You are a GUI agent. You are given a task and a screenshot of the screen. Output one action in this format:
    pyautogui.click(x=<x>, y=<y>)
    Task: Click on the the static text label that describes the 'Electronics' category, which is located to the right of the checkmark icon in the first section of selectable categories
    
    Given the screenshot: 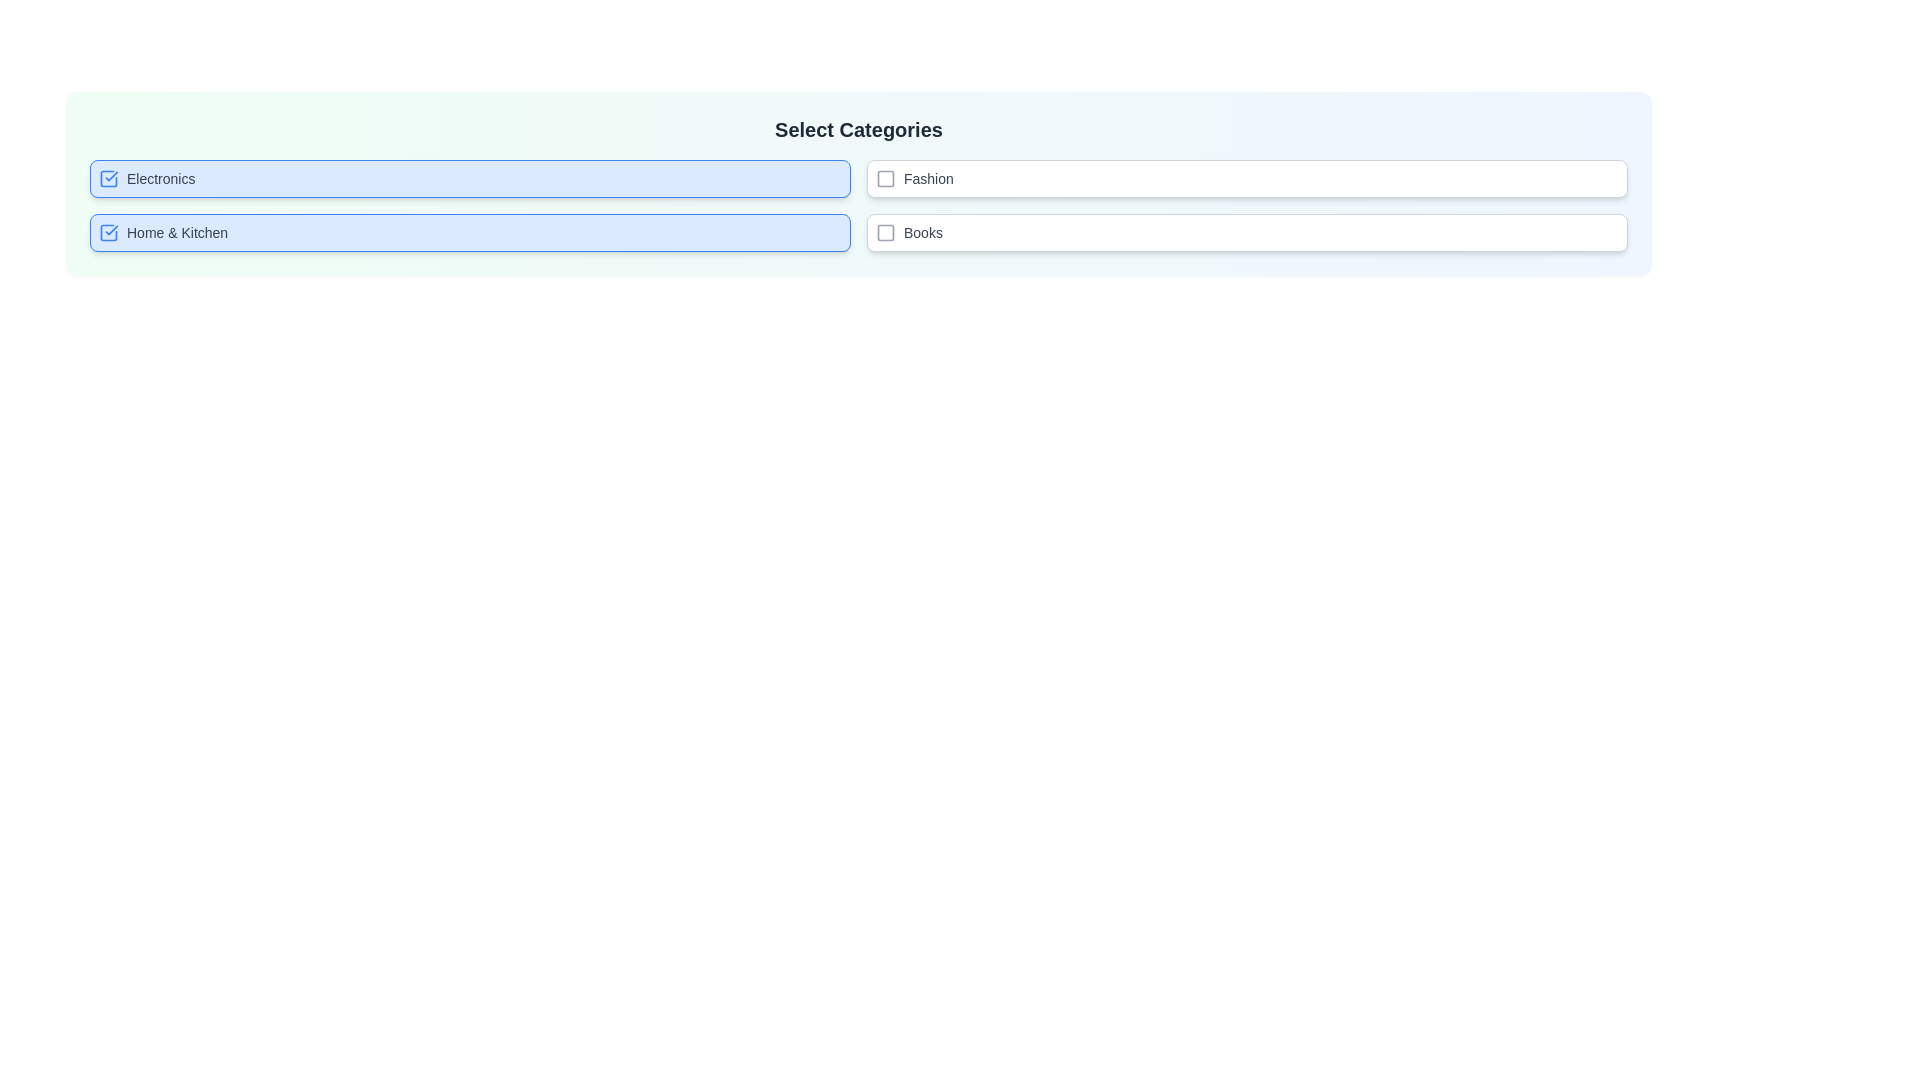 What is the action you would take?
    pyautogui.click(x=161, y=177)
    